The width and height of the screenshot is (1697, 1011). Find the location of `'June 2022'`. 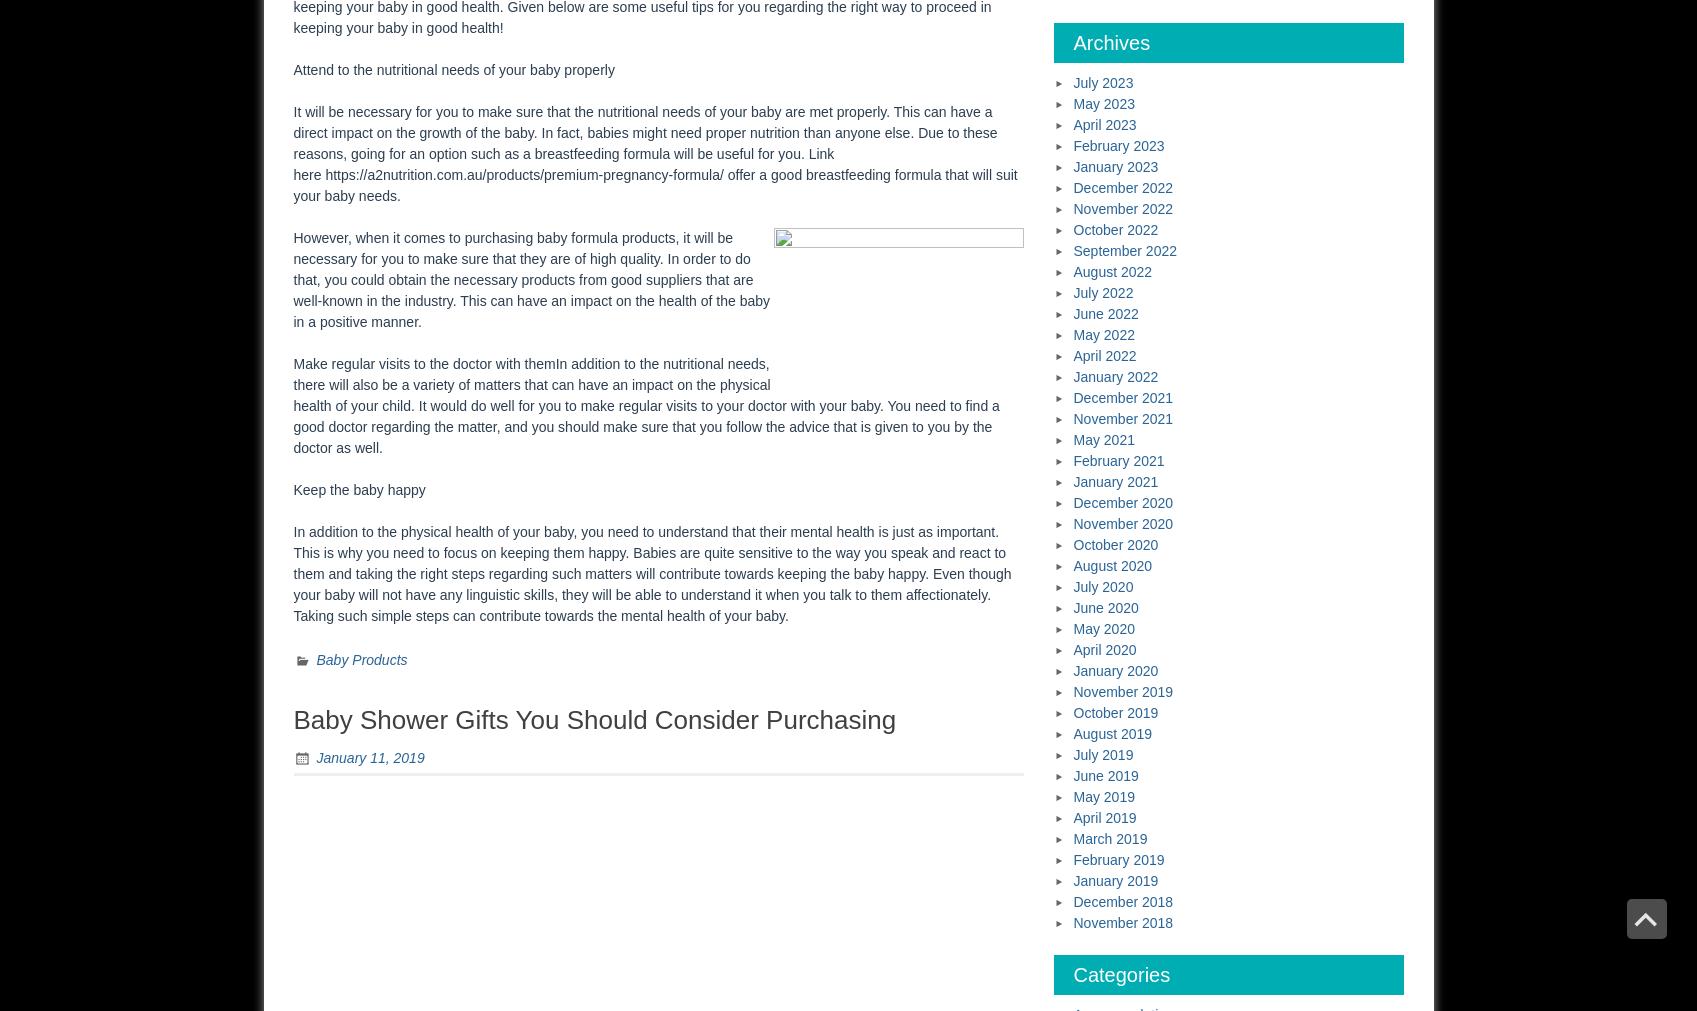

'June 2022' is located at coordinates (1105, 313).